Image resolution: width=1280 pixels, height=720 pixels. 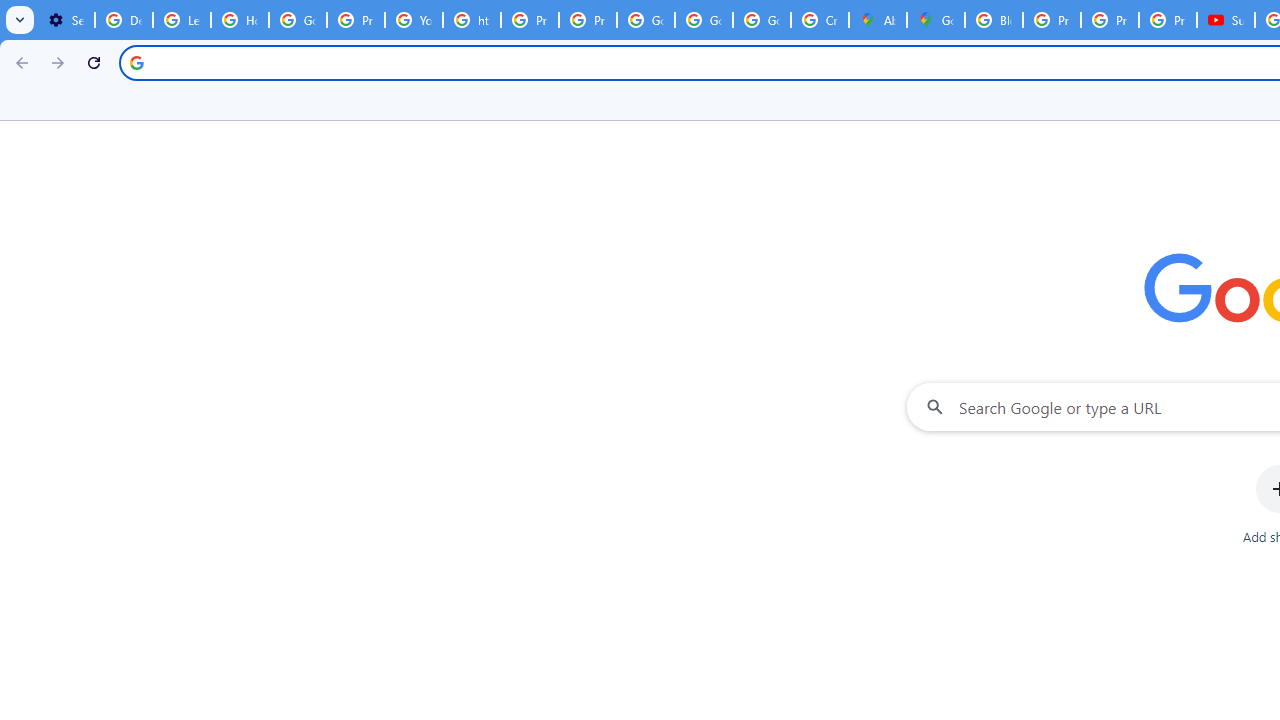 I want to click on 'Privacy Help Center - Policies Help', so click(x=1051, y=20).